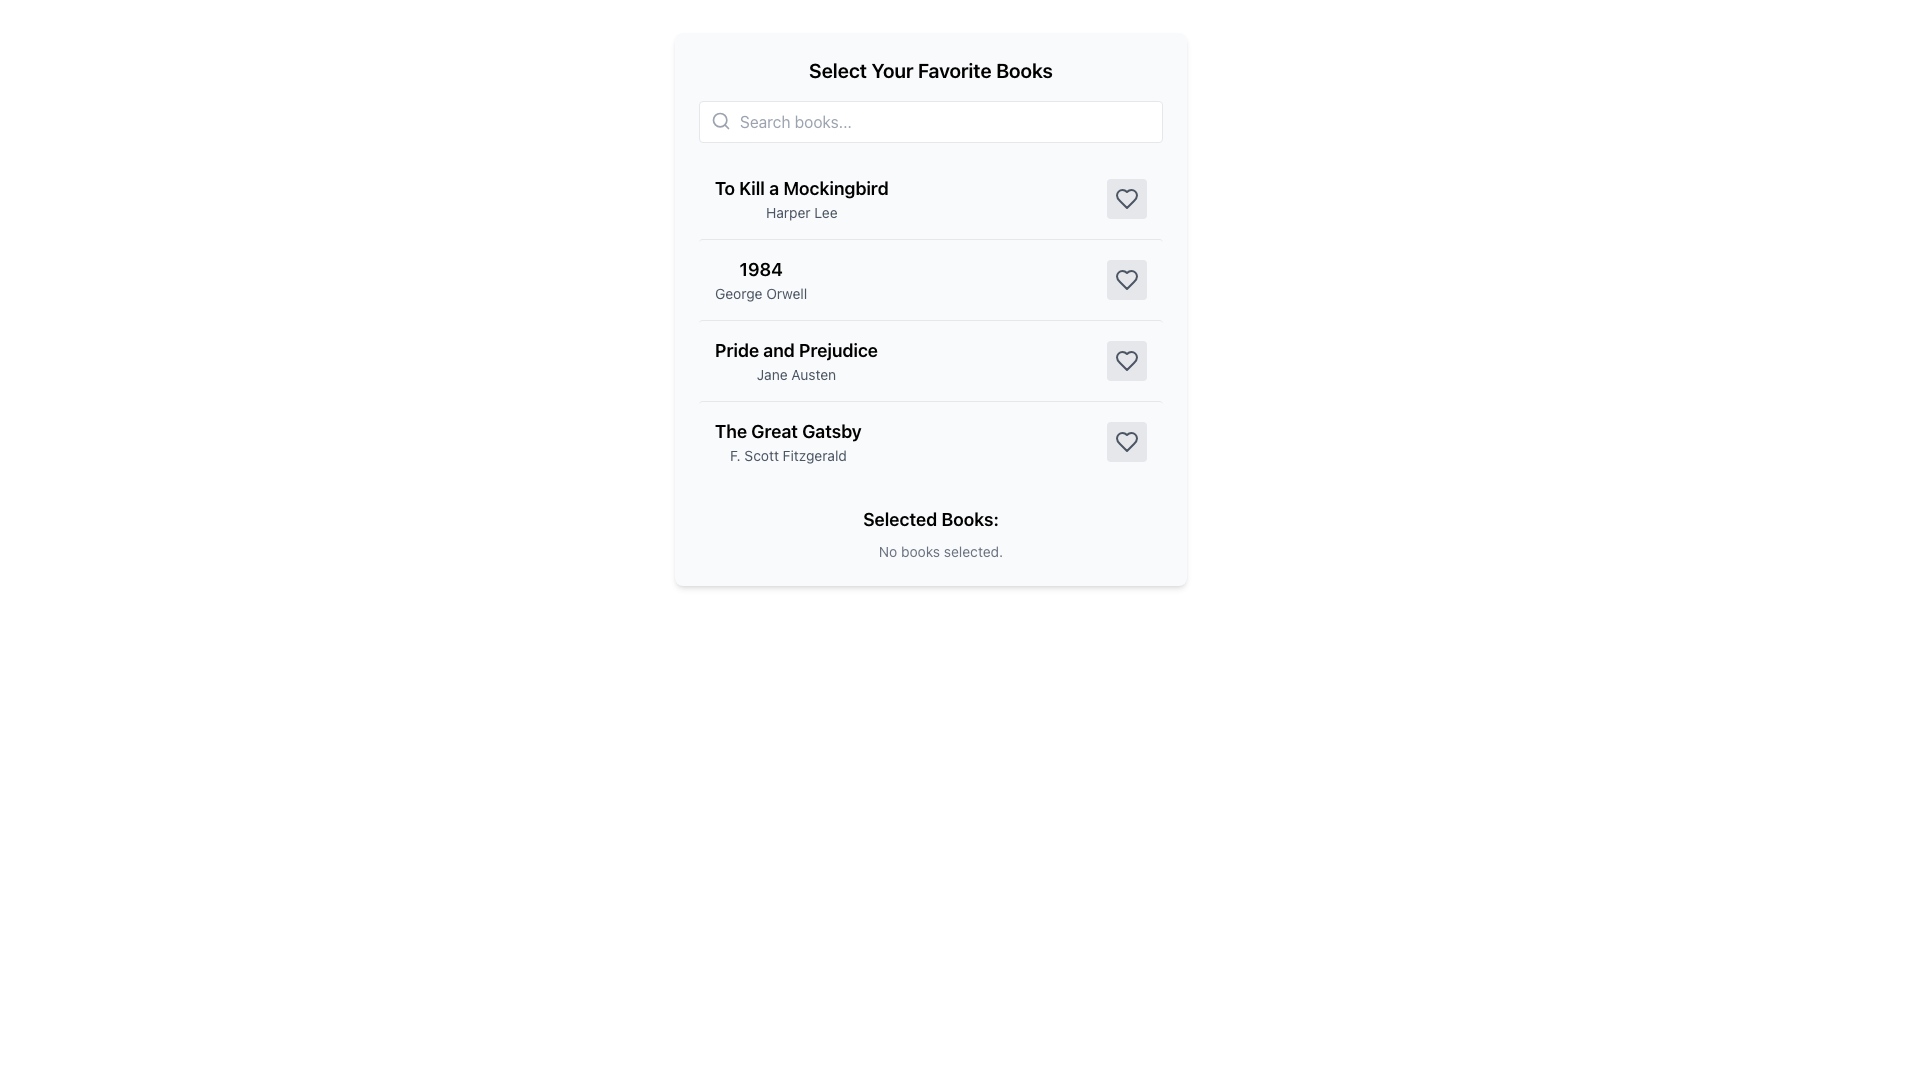 The height and width of the screenshot is (1080, 1920). I want to click on the text label displaying the title of the book '1984' in the selection interface for favorite books, which is positioned above the subtitle 'George Orwell', so click(760, 270).